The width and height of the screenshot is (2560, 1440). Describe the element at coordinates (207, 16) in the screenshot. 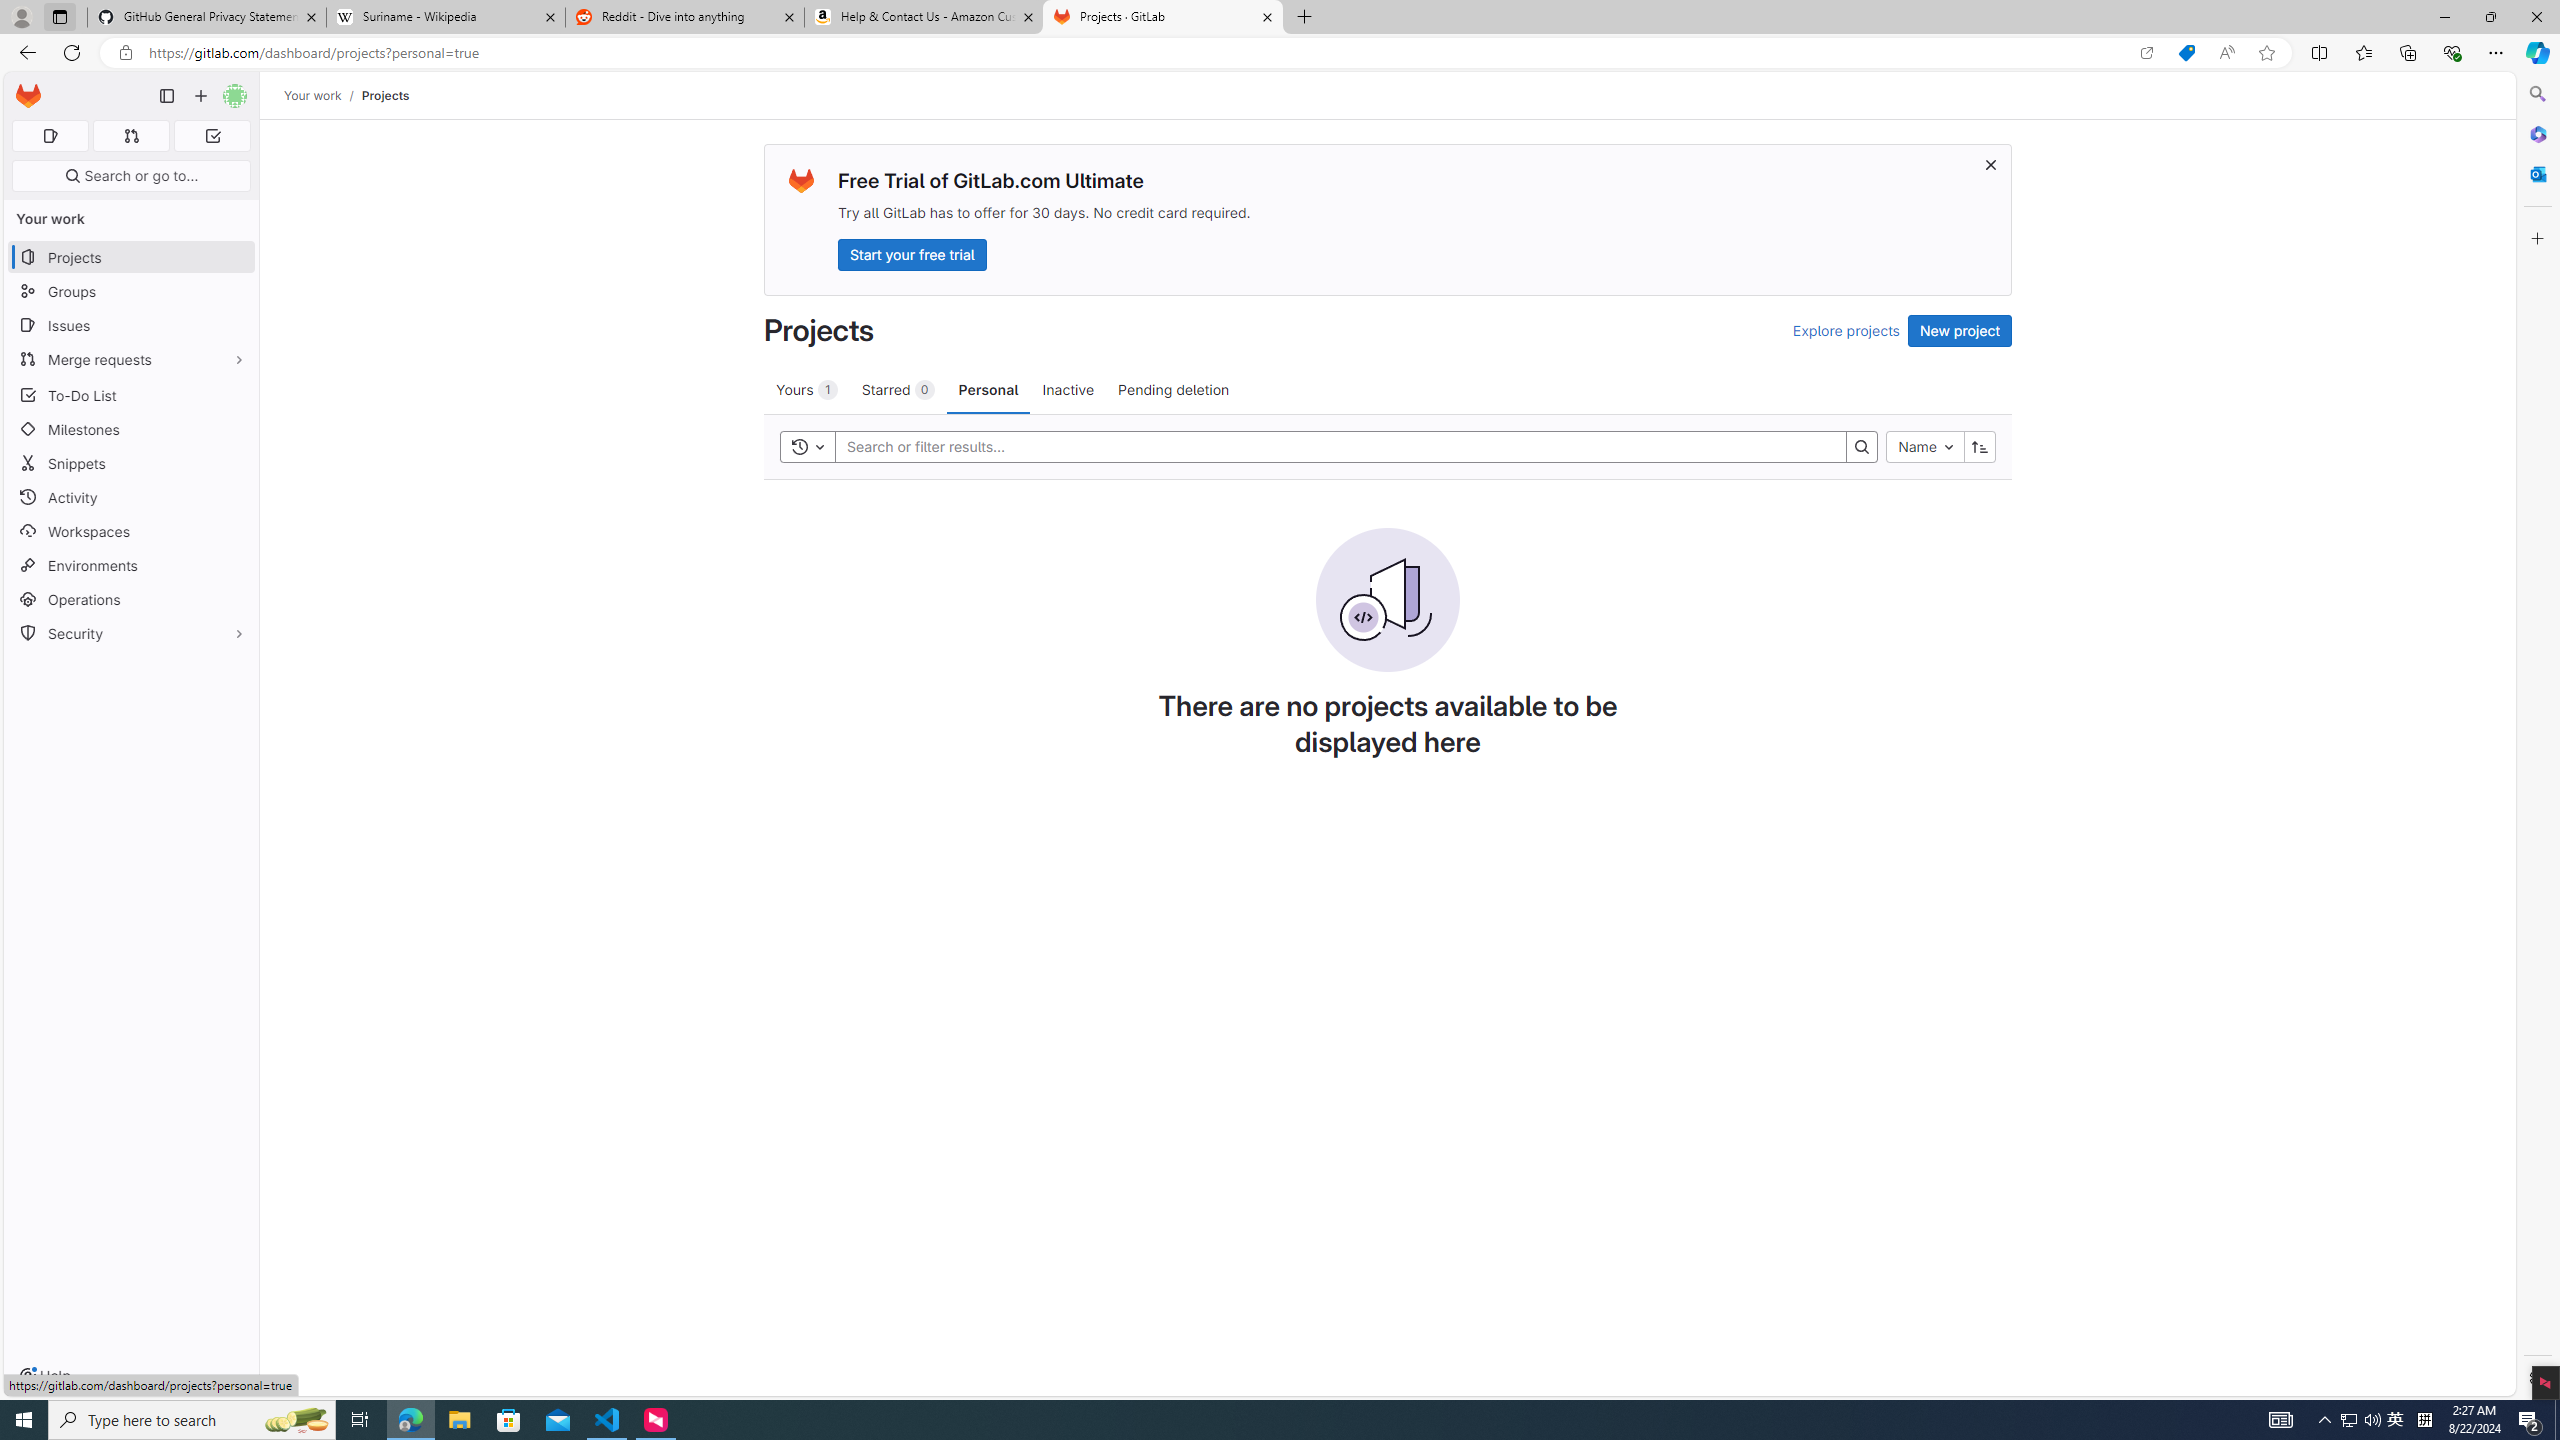

I see `'GitHub General Privacy Statement - GitHub Docs'` at that location.